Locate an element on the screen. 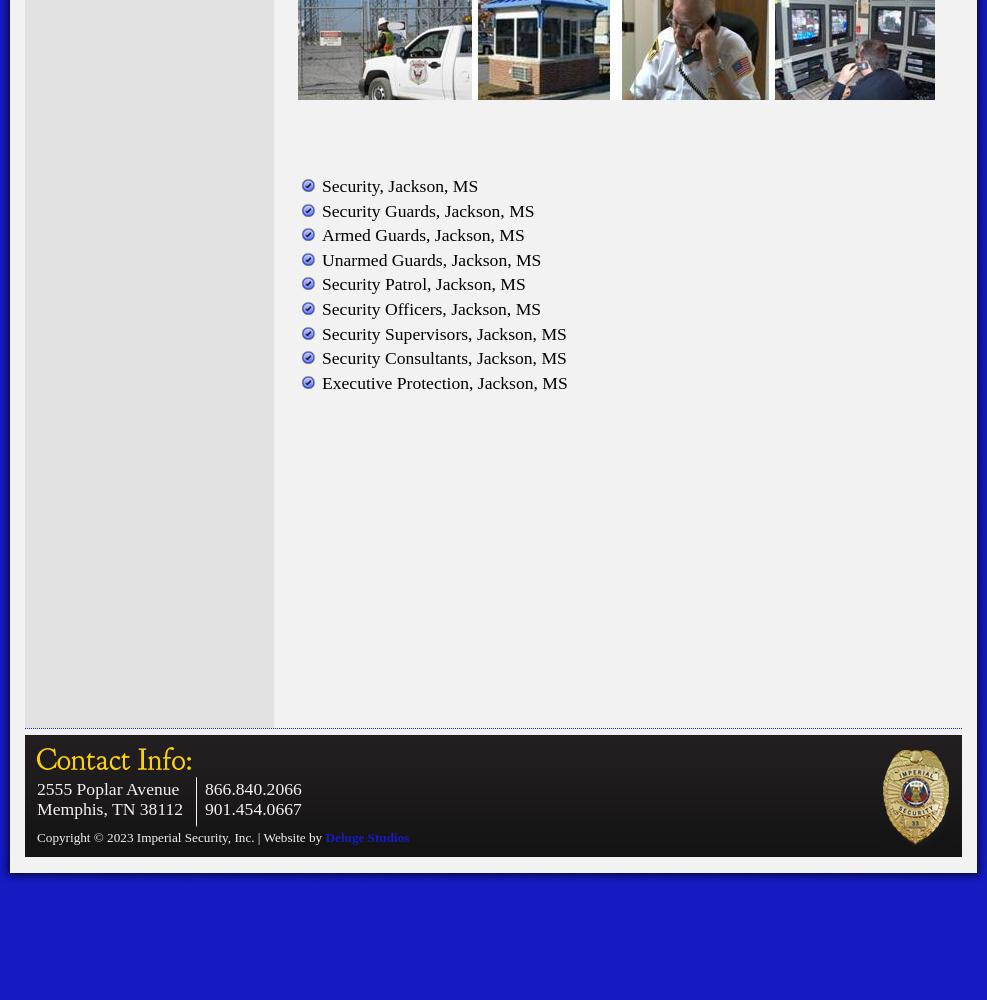  'Deluge Studios' is located at coordinates (366, 835).